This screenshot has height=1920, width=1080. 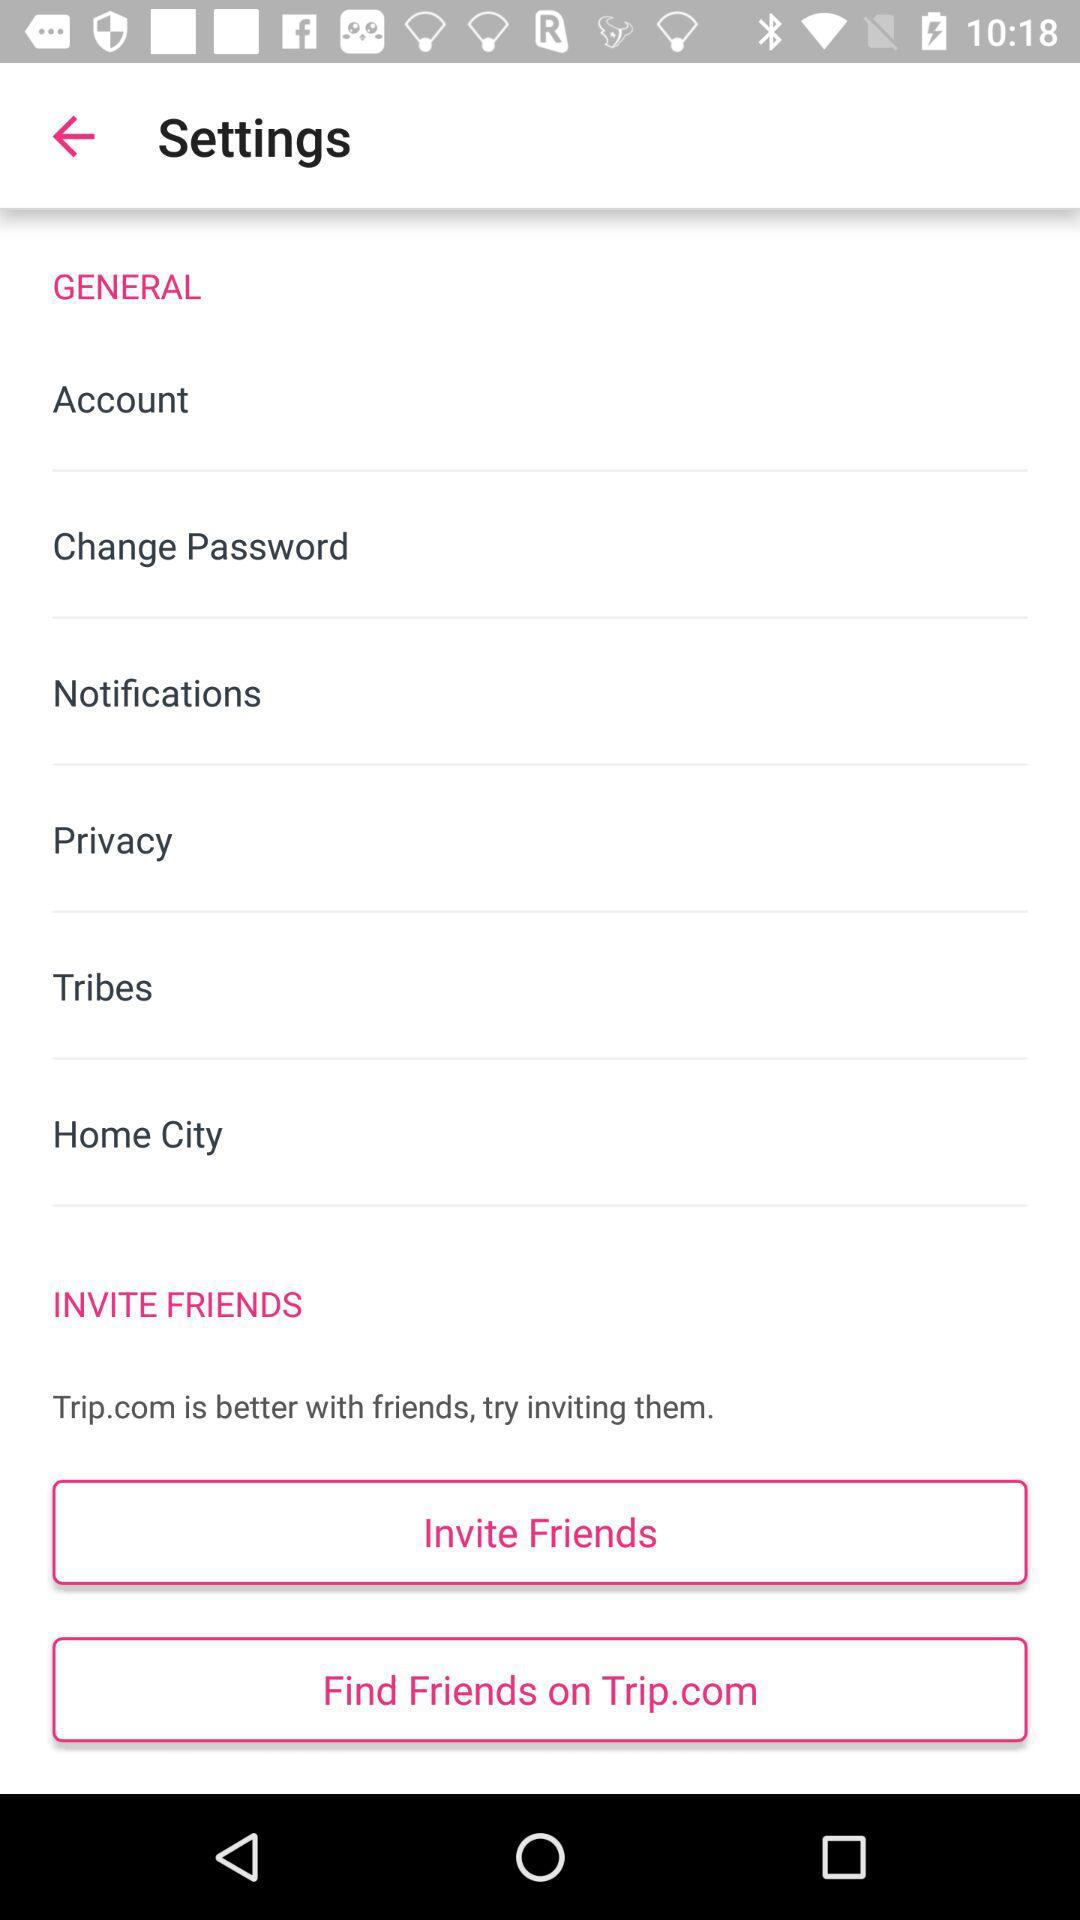 What do you see at coordinates (540, 986) in the screenshot?
I see `the item above home city icon` at bounding box center [540, 986].